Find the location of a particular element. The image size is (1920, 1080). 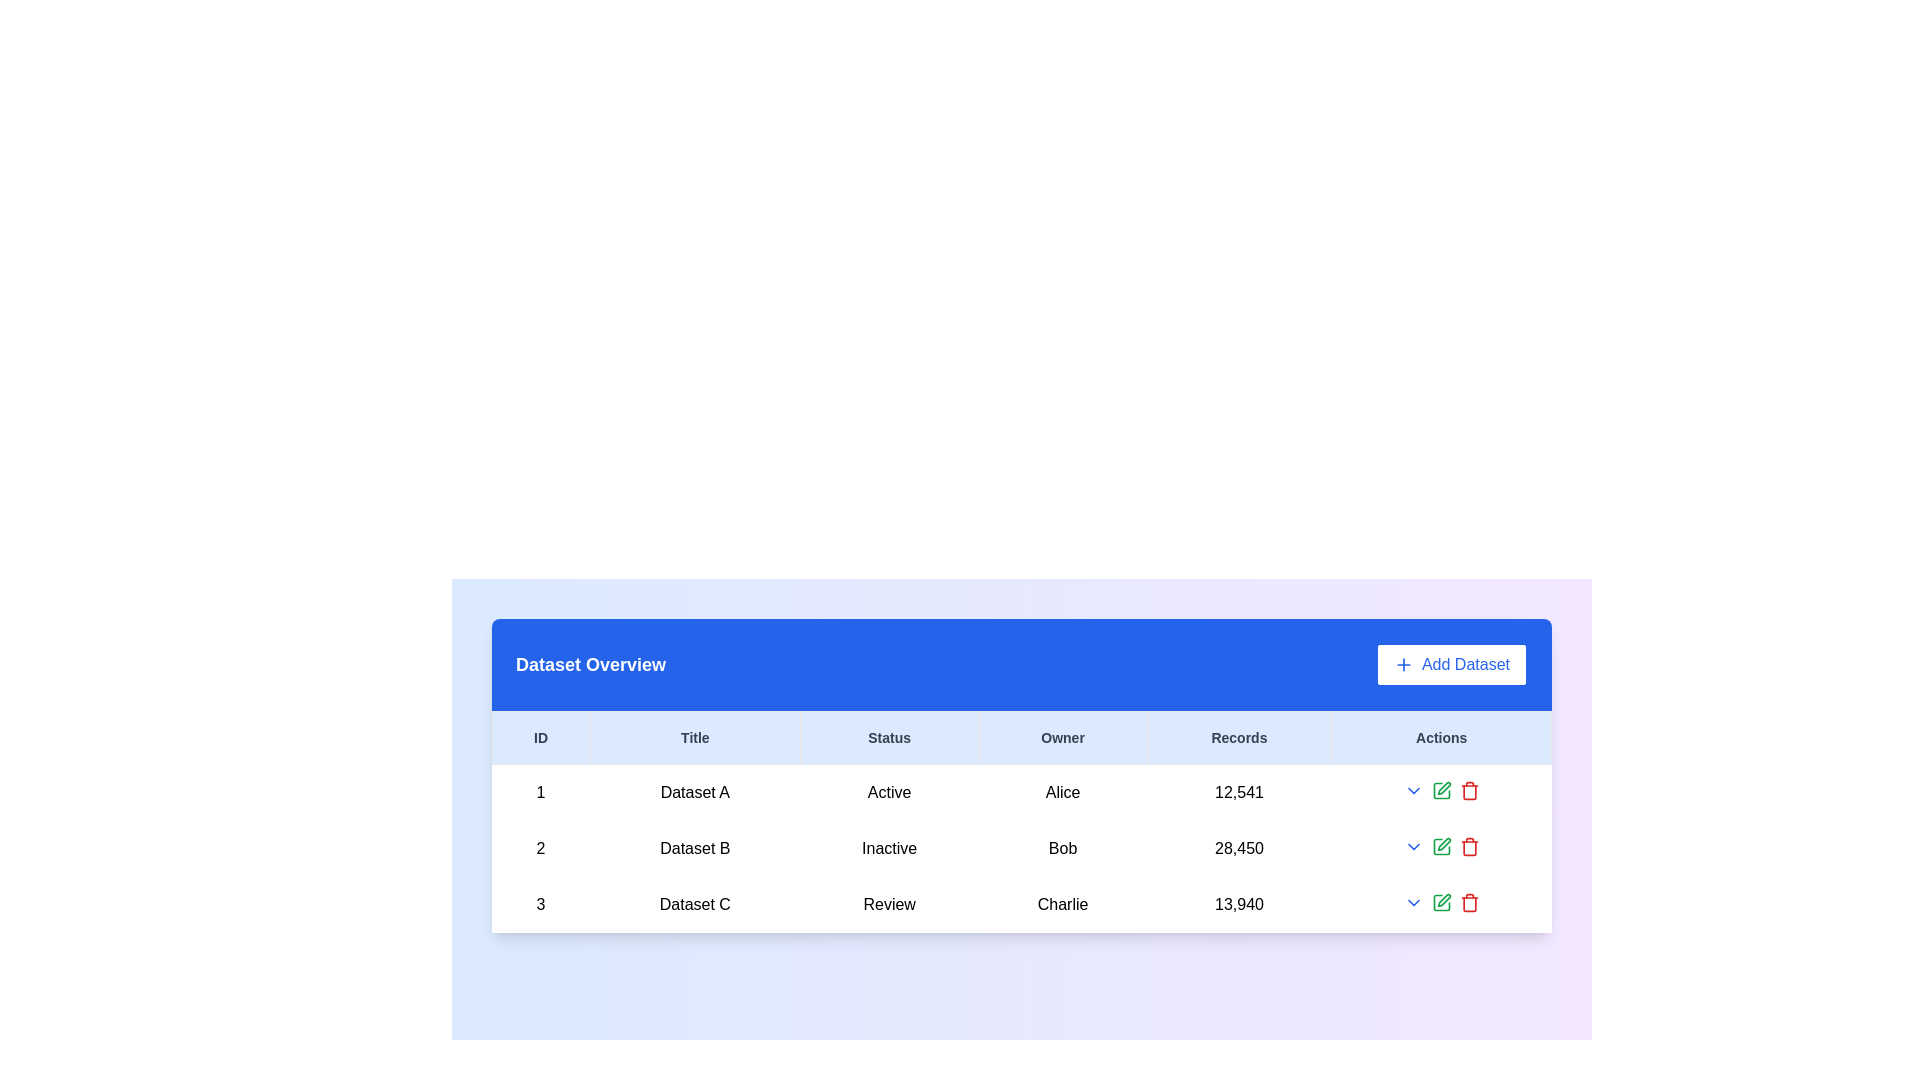

the numeric text '12,541' located in the fifth column of the first row under the 'Dataset Overview' header is located at coordinates (1238, 792).